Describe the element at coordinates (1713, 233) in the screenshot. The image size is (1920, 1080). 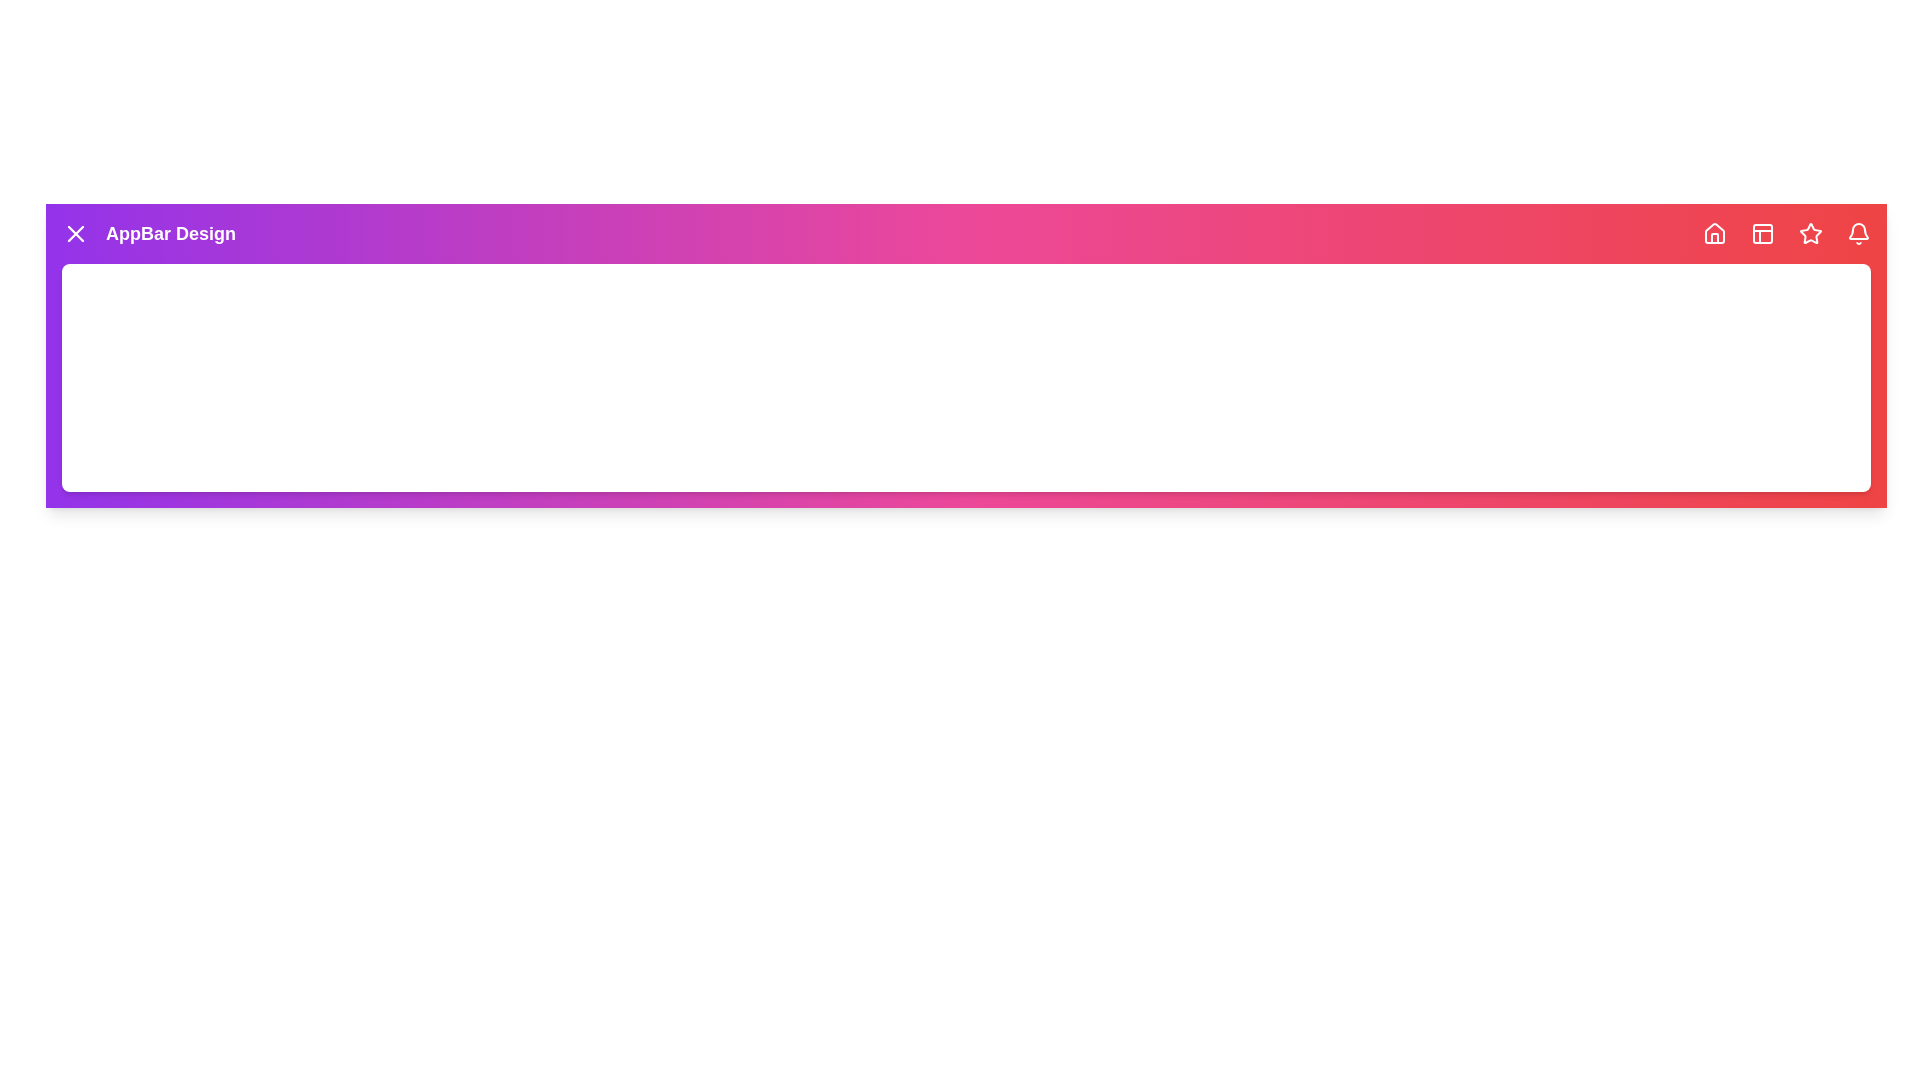
I see `the navigation icon Home` at that location.